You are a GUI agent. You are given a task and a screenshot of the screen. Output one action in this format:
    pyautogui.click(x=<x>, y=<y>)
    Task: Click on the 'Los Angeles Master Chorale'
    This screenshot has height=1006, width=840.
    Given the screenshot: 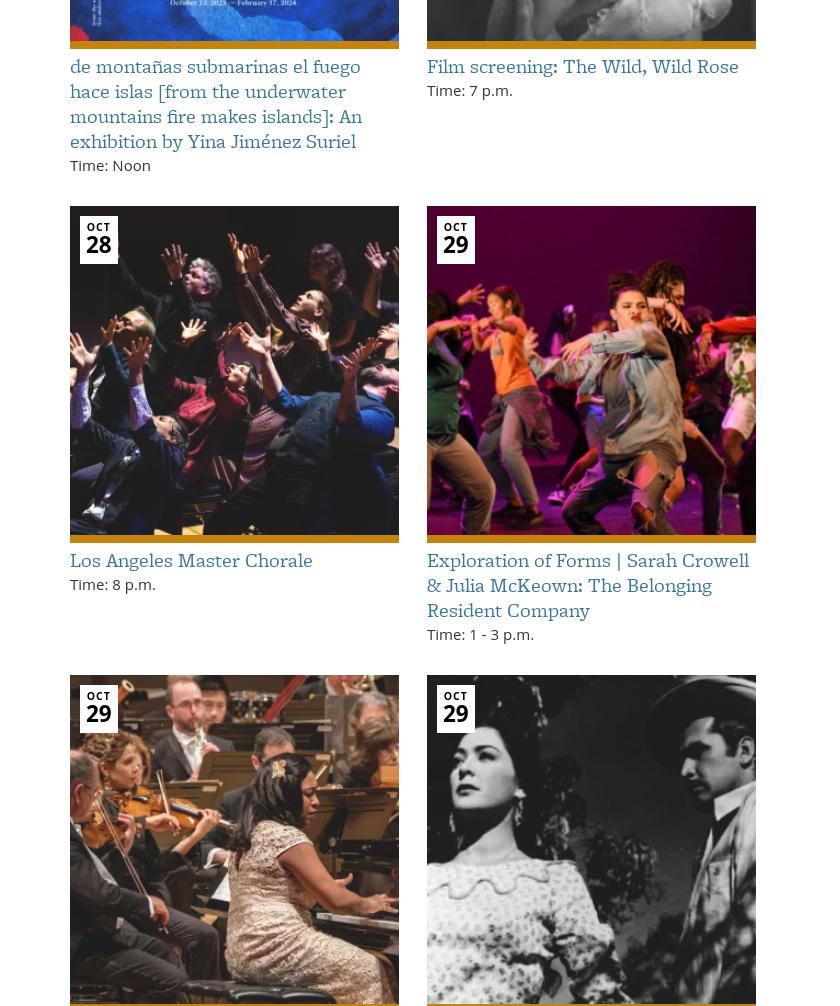 What is the action you would take?
    pyautogui.click(x=191, y=559)
    